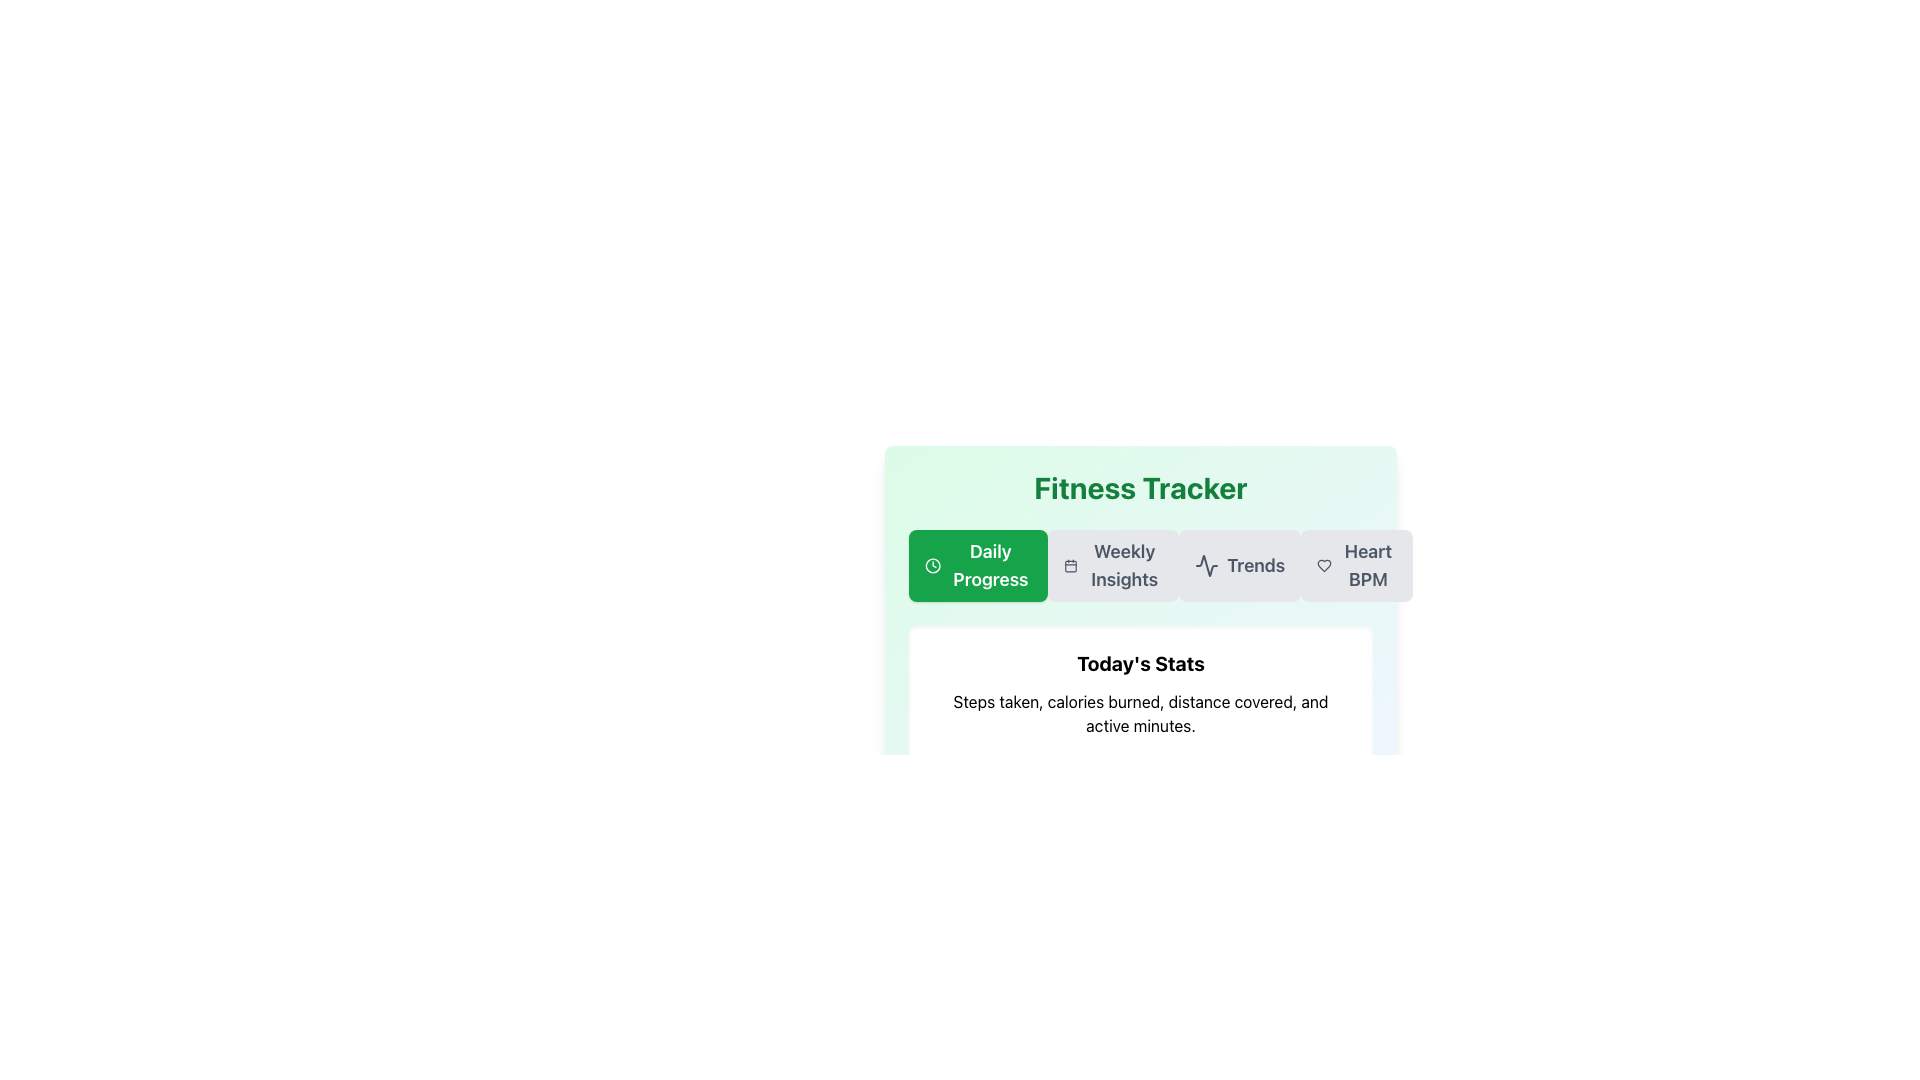 This screenshot has height=1080, width=1920. I want to click on the time or progress icon located on the left side of the green 'Daily Progress' button, which enhances the button's meaning, so click(932, 566).